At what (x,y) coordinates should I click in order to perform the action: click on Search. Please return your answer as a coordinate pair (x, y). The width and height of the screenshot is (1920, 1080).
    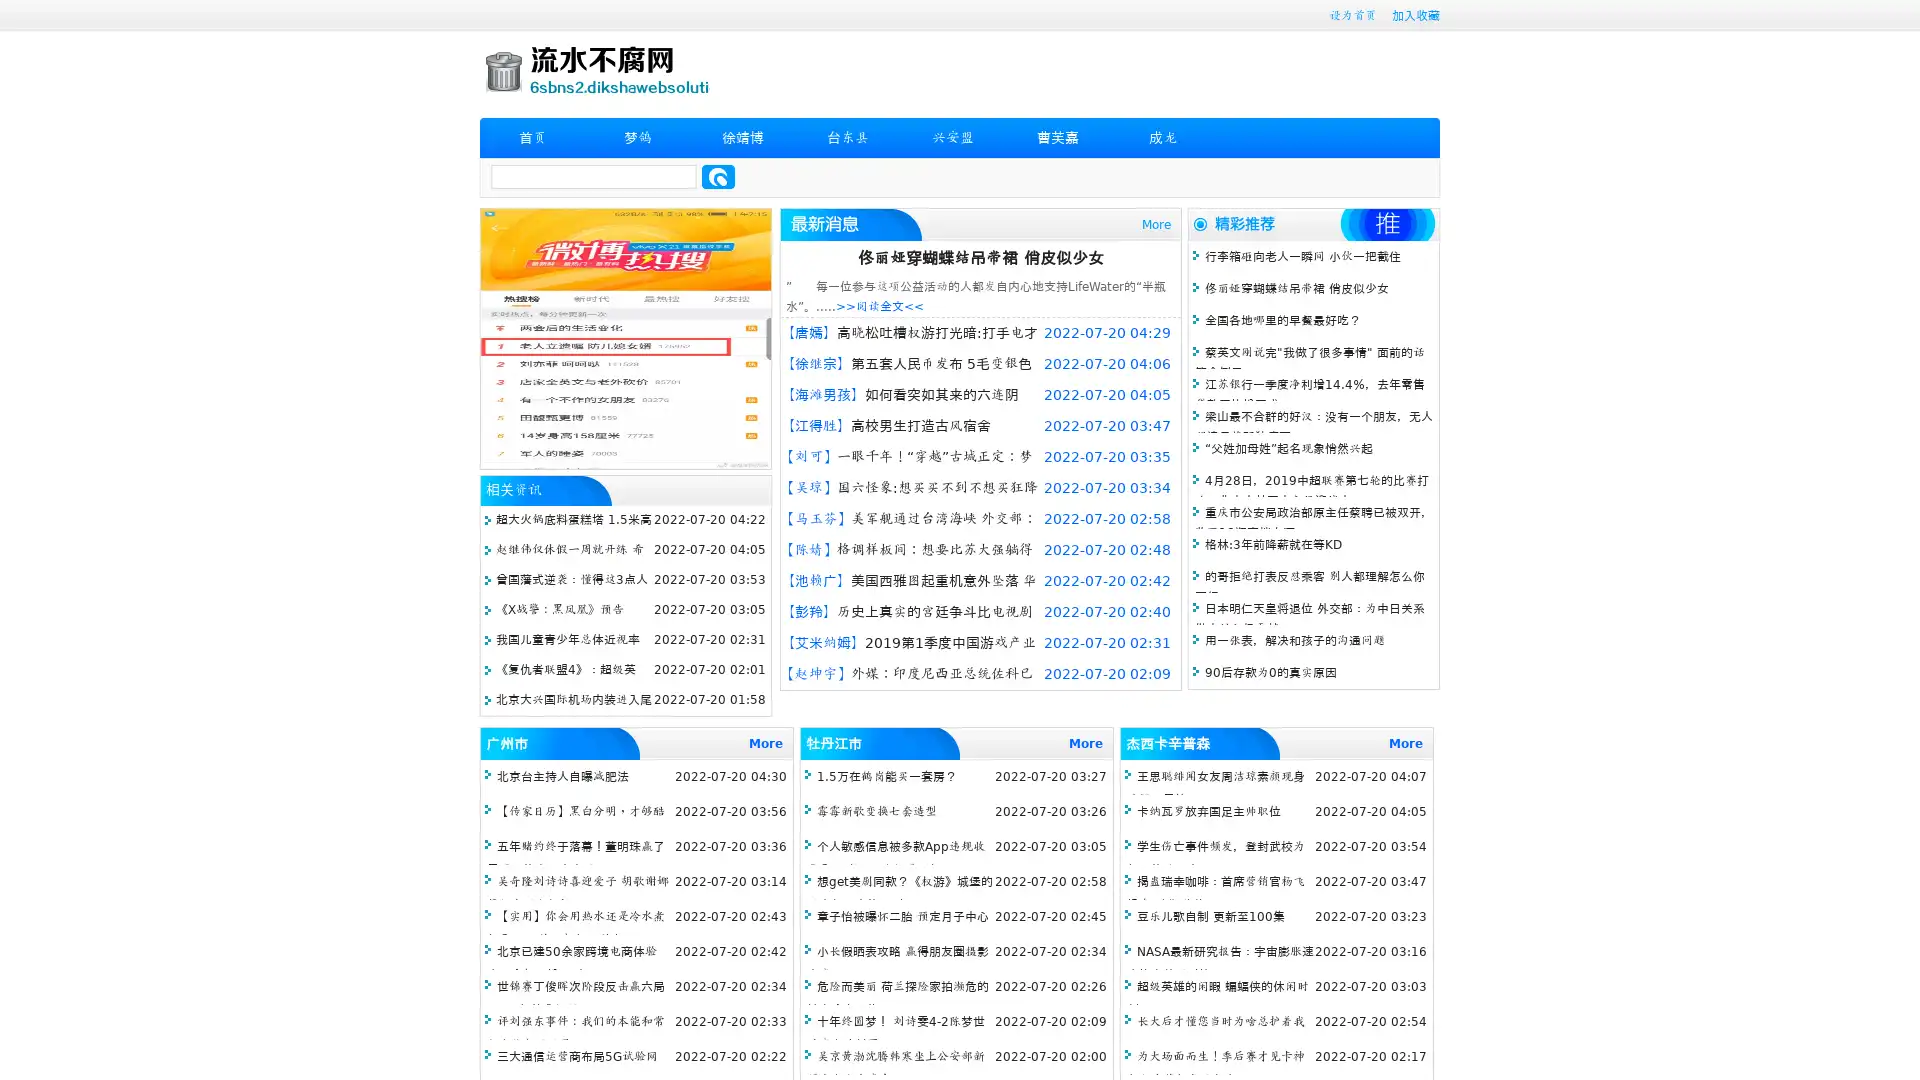
    Looking at the image, I should click on (718, 176).